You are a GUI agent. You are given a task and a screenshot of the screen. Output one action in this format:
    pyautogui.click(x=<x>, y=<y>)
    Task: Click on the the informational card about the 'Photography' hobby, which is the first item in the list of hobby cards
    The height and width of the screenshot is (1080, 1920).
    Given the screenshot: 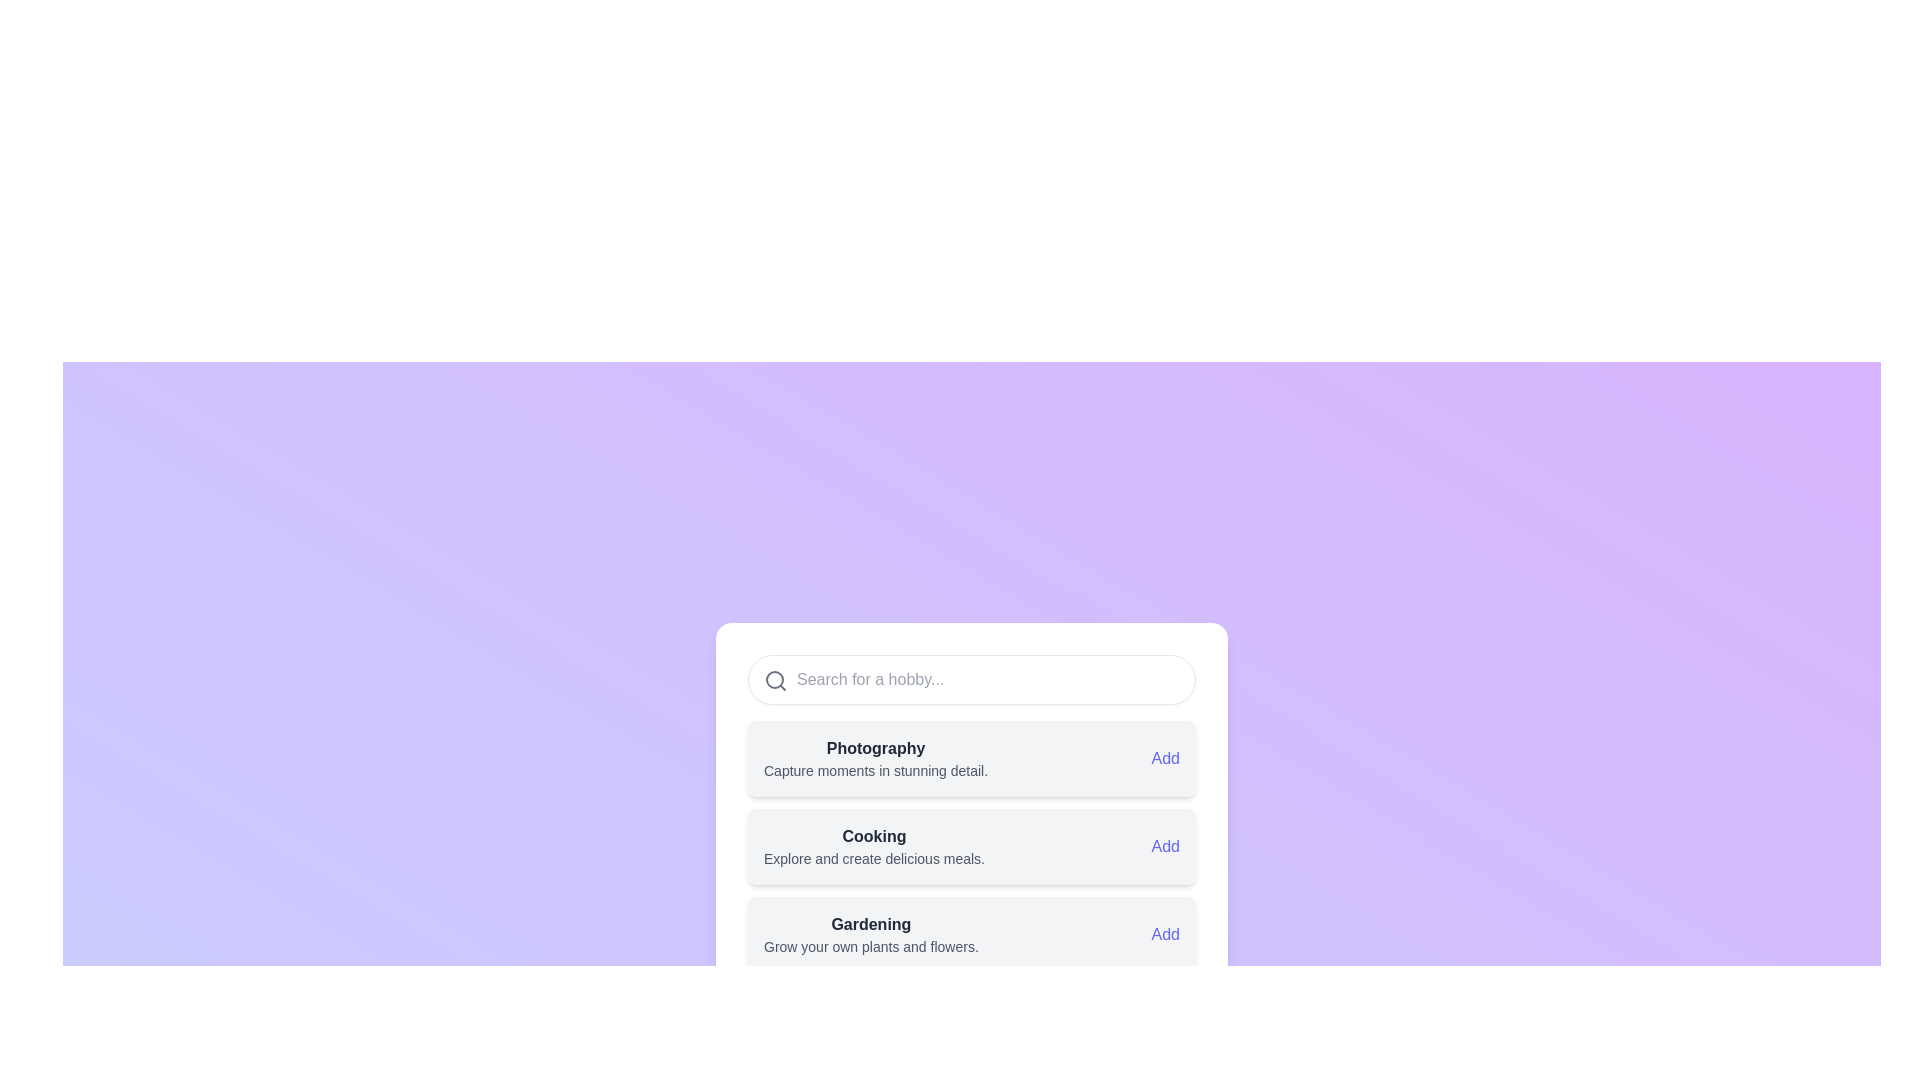 What is the action you would take?
    pyautogui.click(x=876, y=759)
    